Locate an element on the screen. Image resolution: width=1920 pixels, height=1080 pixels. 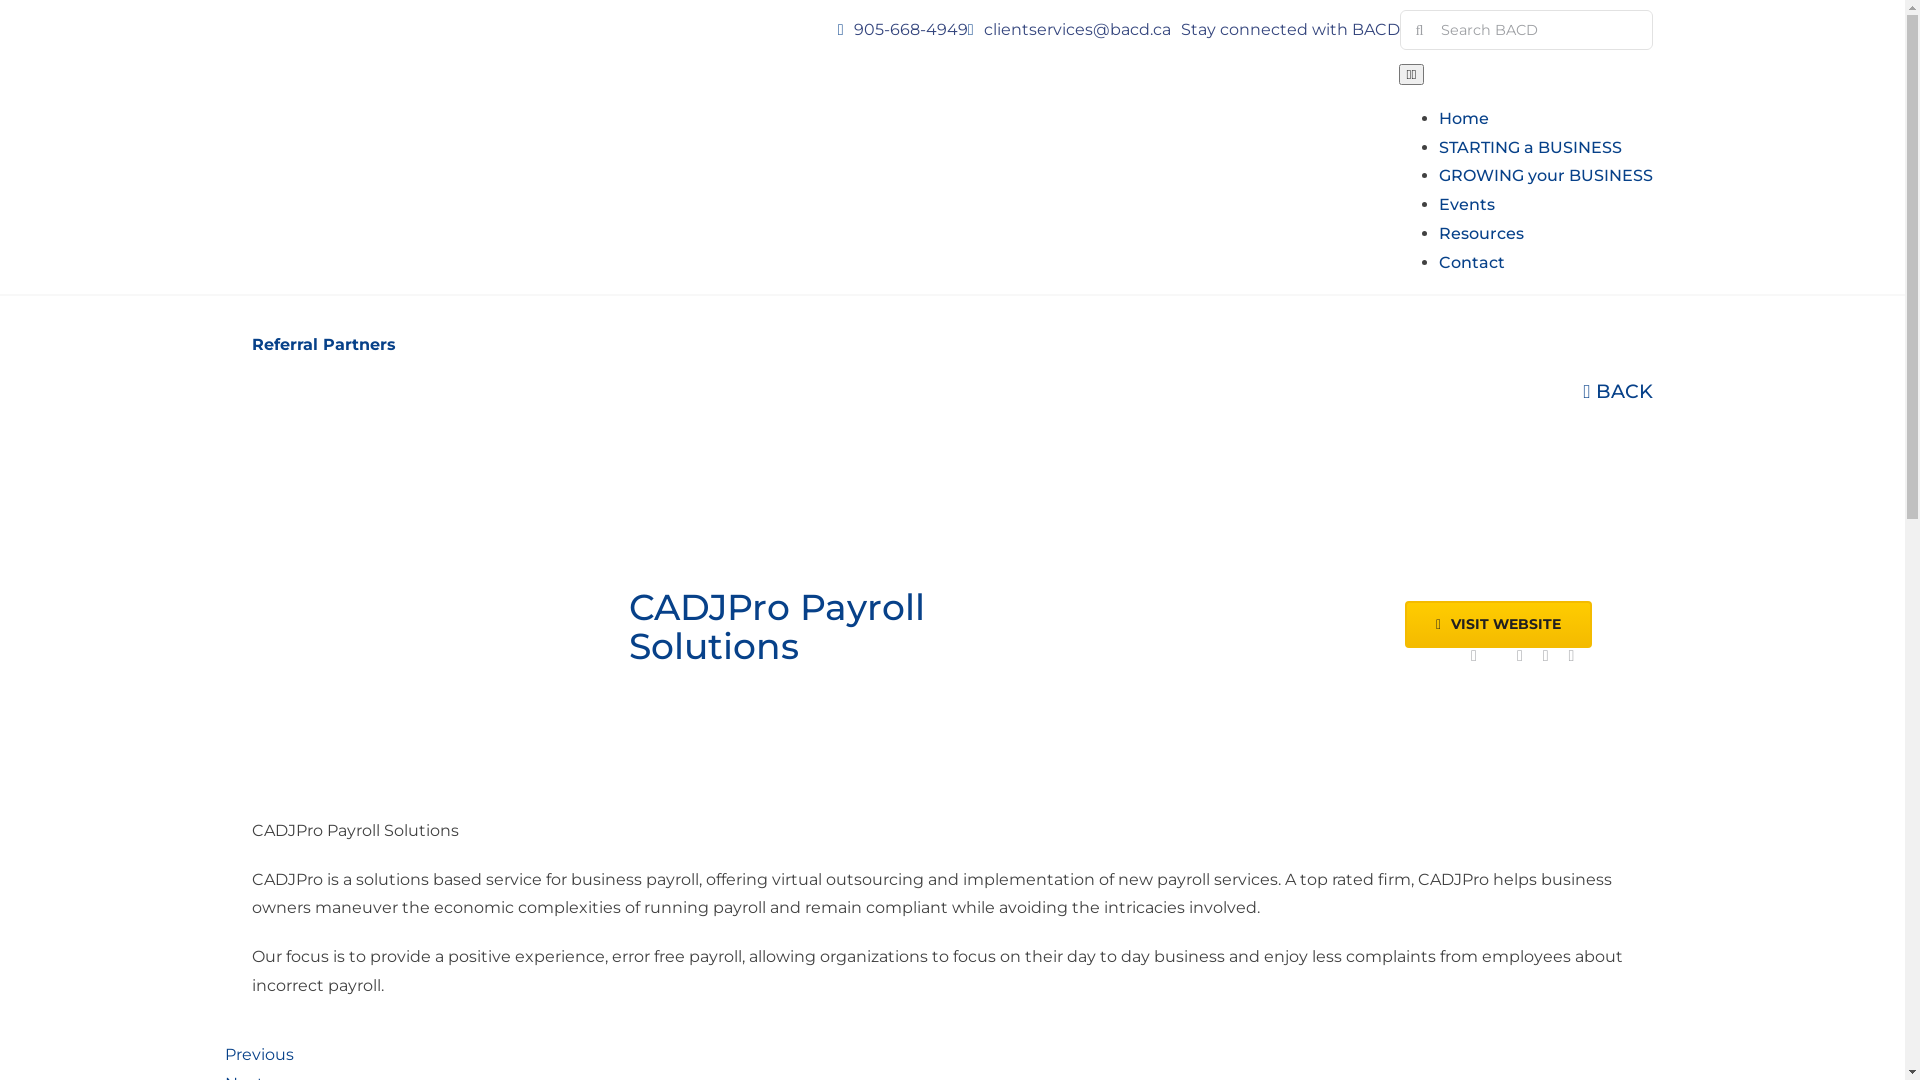
'GROWING your BUSINESS' is located at coordinates (1438, 174).